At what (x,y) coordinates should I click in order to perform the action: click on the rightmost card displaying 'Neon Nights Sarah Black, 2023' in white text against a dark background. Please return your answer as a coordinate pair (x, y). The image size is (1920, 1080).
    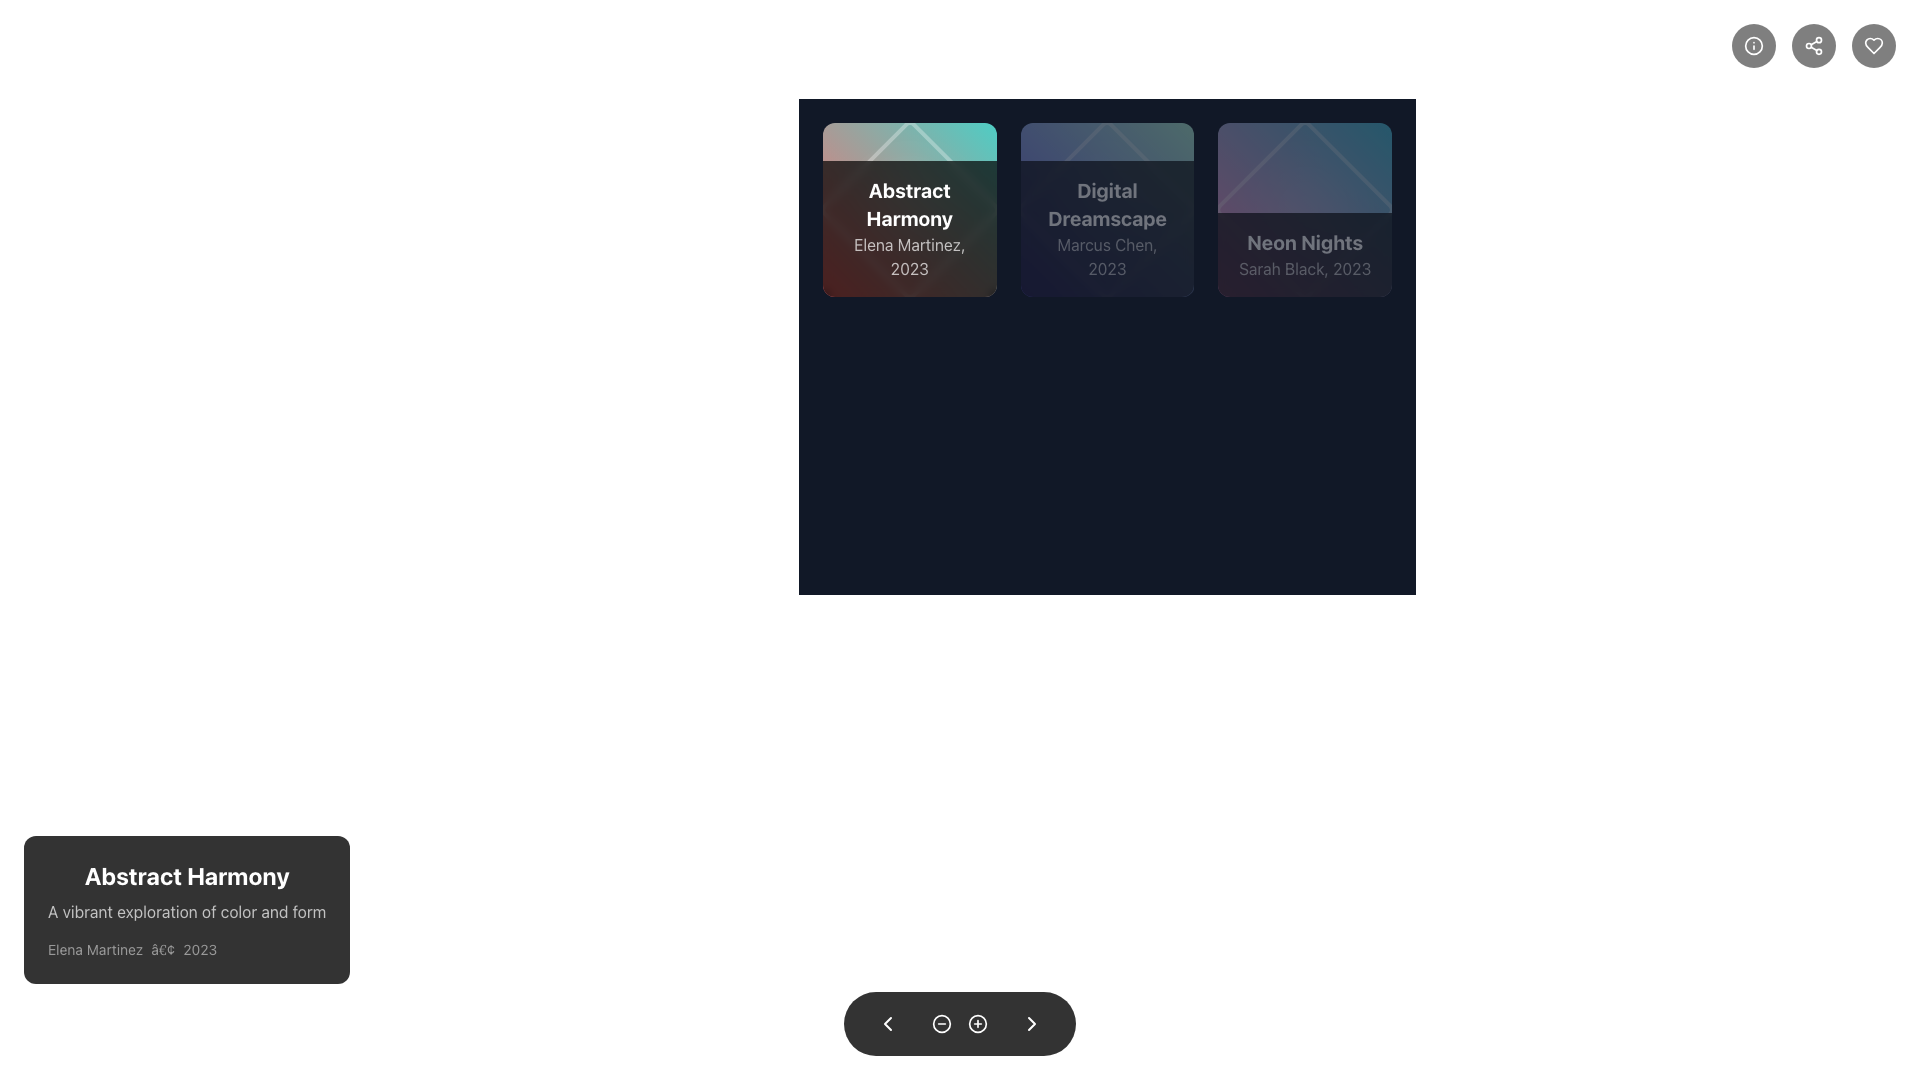
    Looking at the image, I should click on (1305, 209).